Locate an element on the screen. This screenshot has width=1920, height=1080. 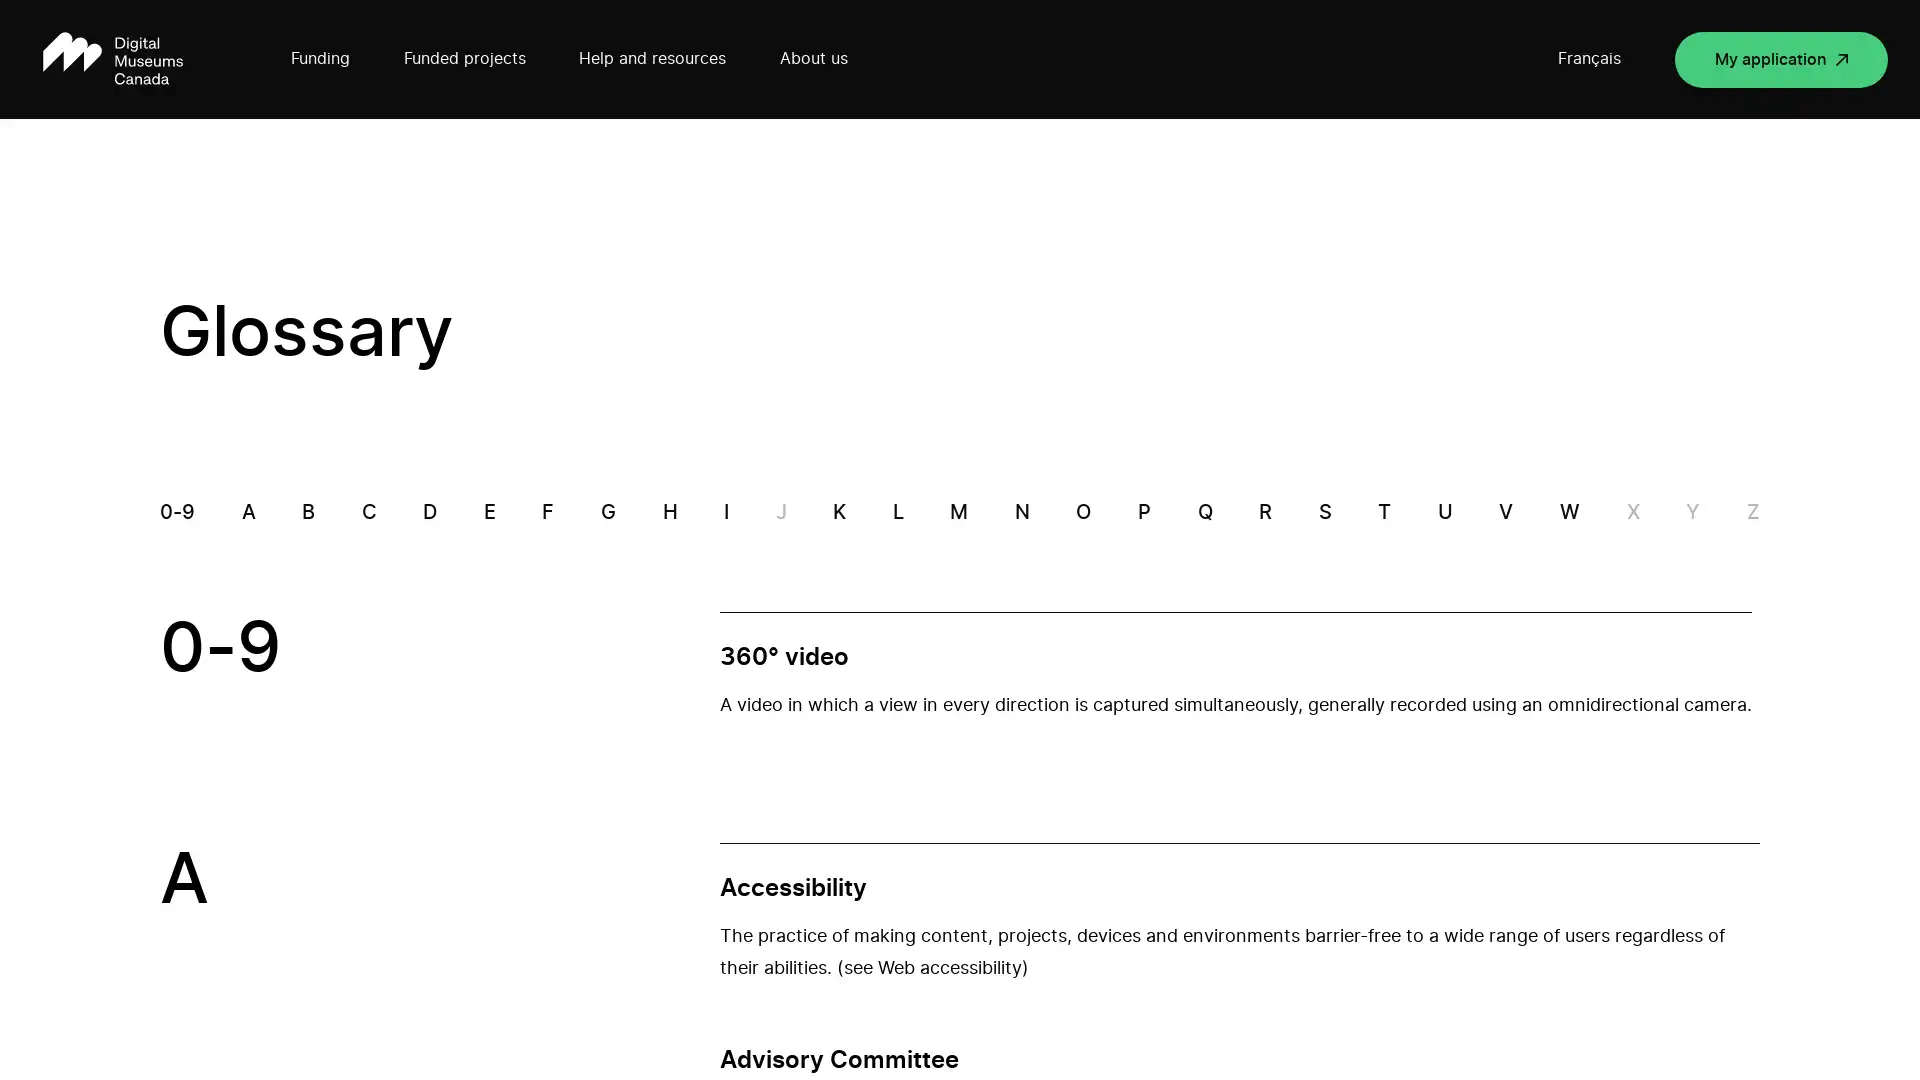
C is located at coordinates (368, 512).